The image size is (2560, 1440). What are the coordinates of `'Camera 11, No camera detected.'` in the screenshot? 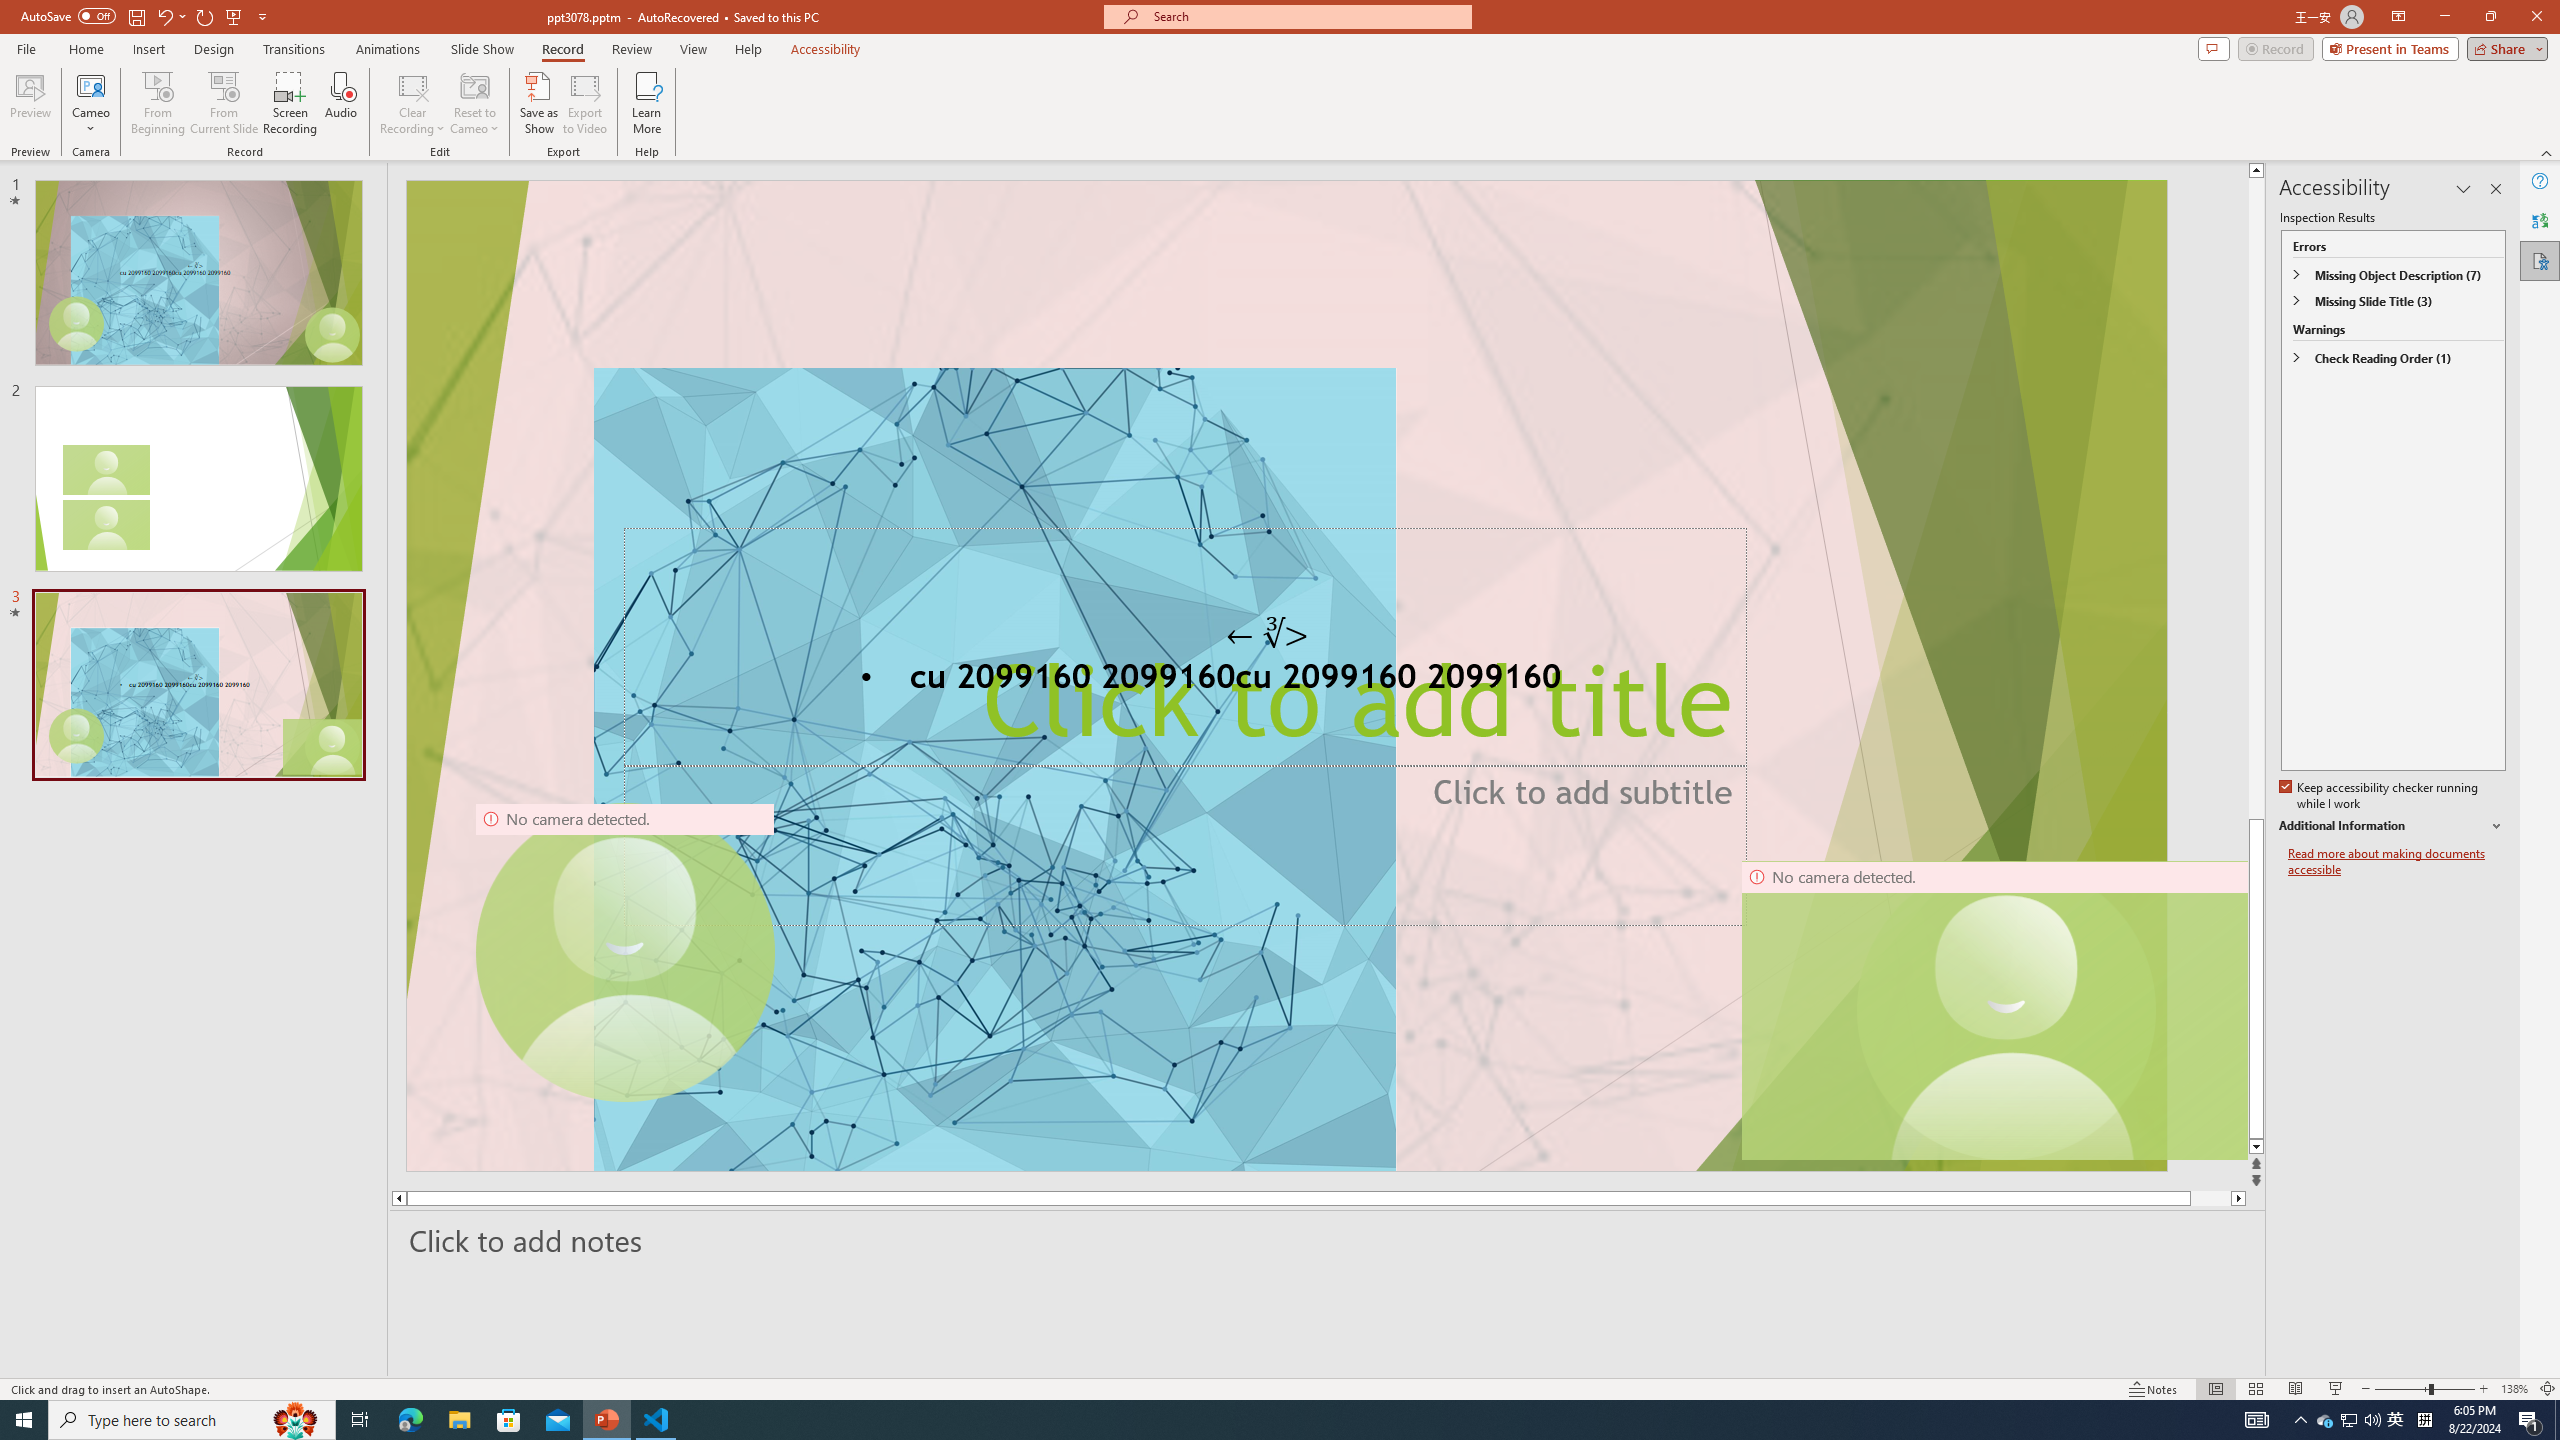 It's located at (2006, 1010).